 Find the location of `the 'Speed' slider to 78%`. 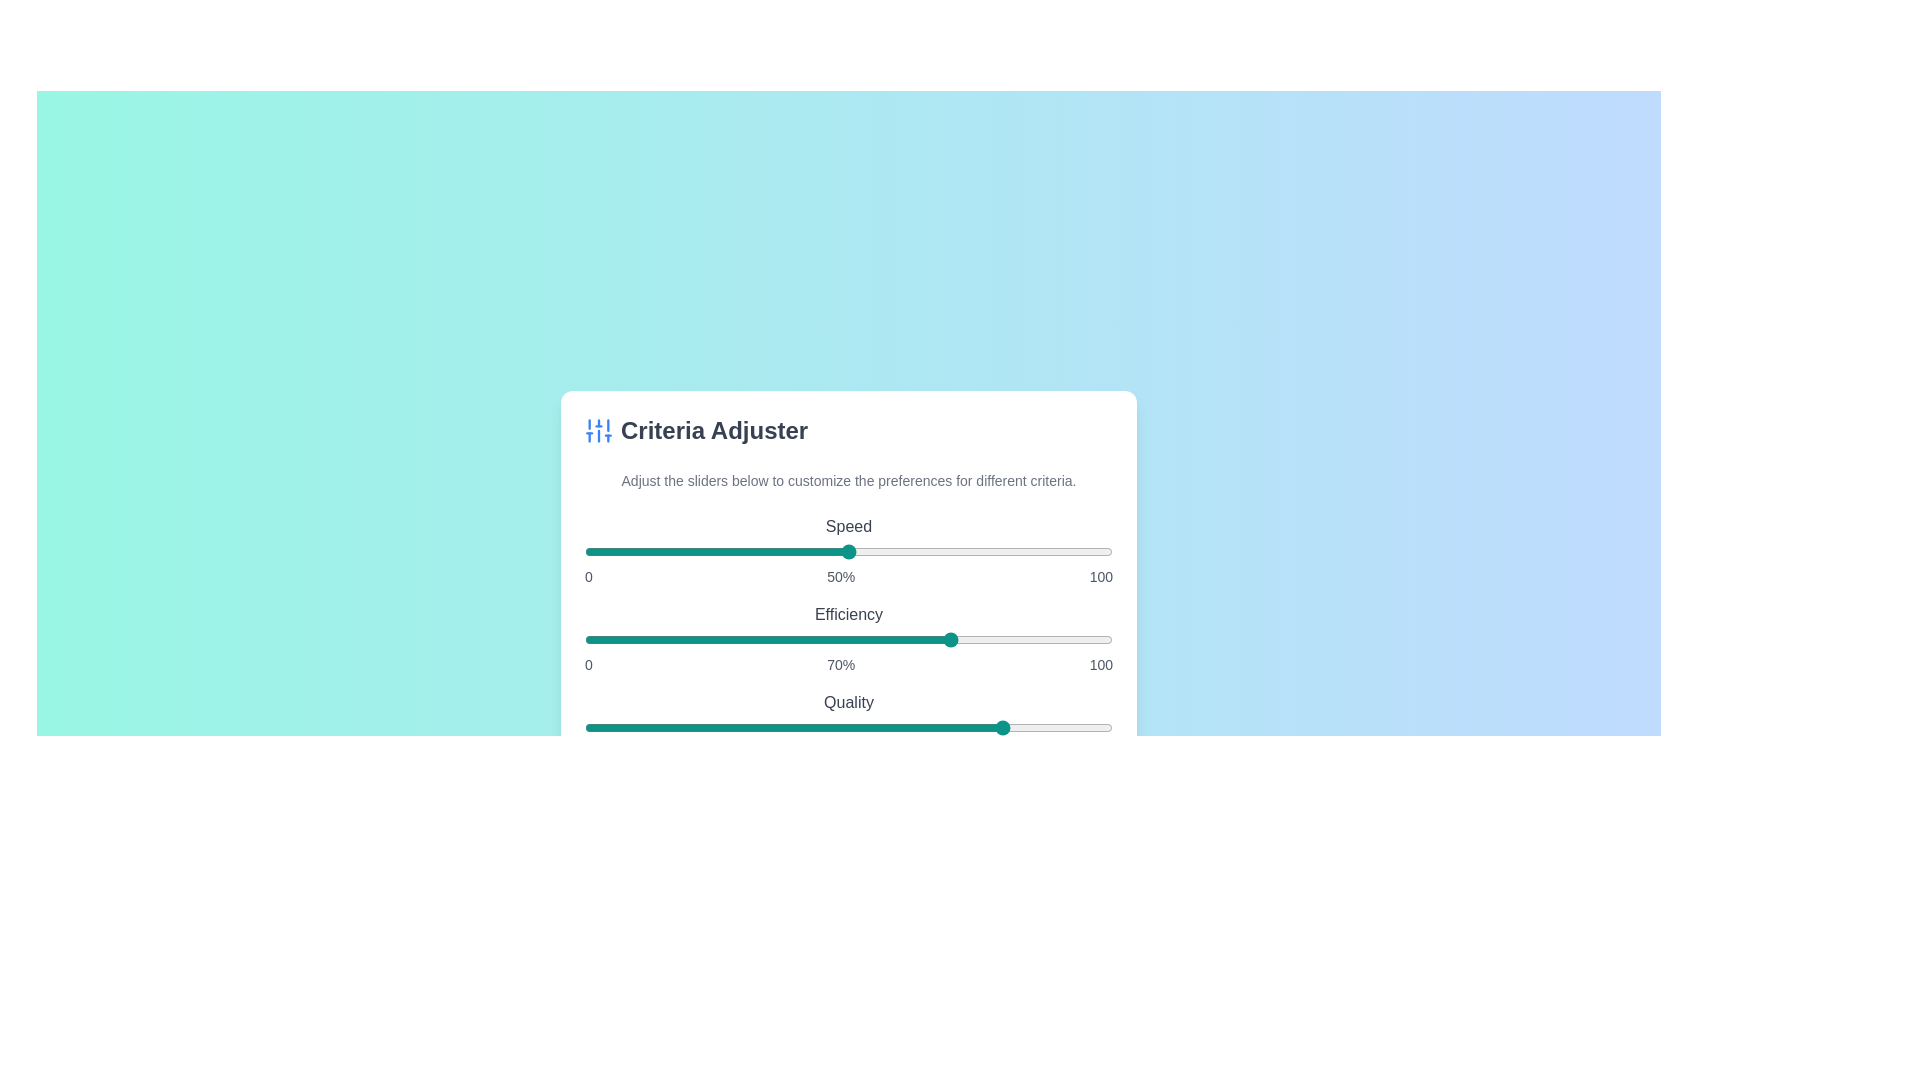

the 'Speed' slider to 78% is located at coordinates (996, 551).